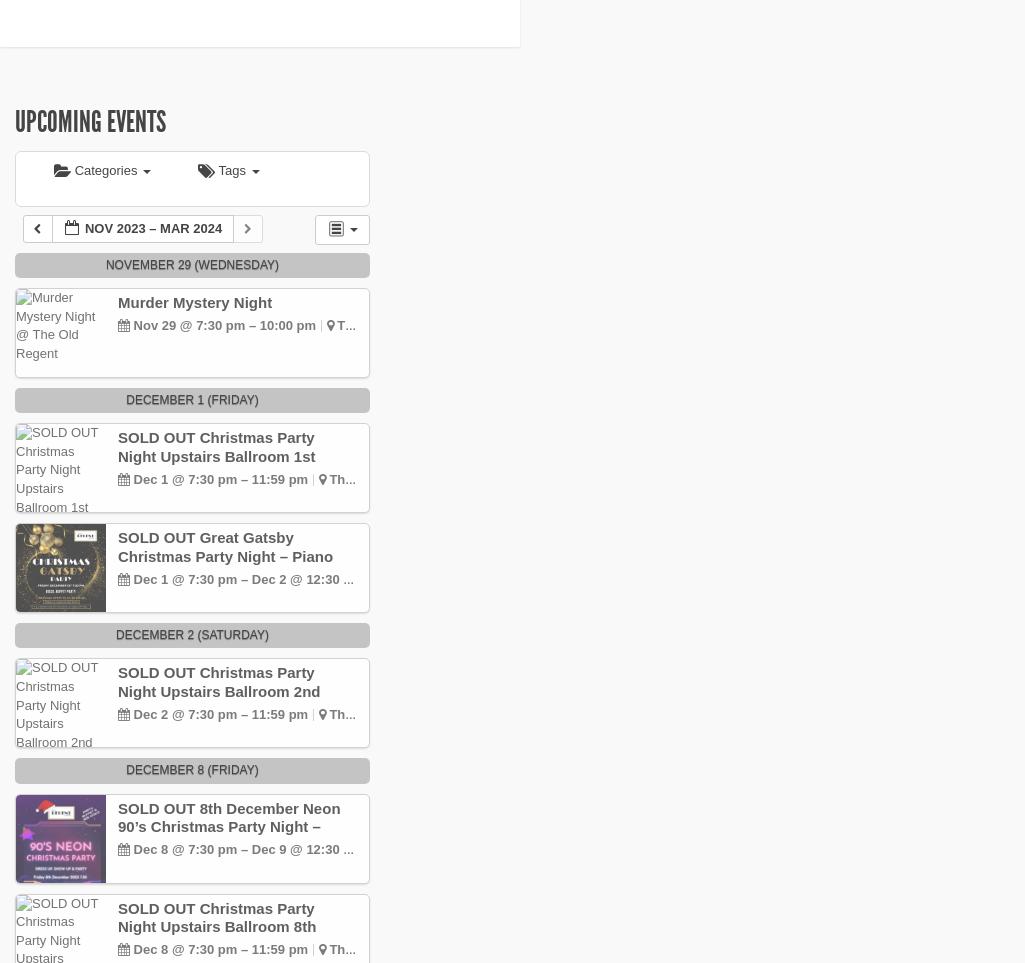 The height and width of the screenshot is (963, 1025). I want to click on 'Murder Mystery Night', so click(194, 301).